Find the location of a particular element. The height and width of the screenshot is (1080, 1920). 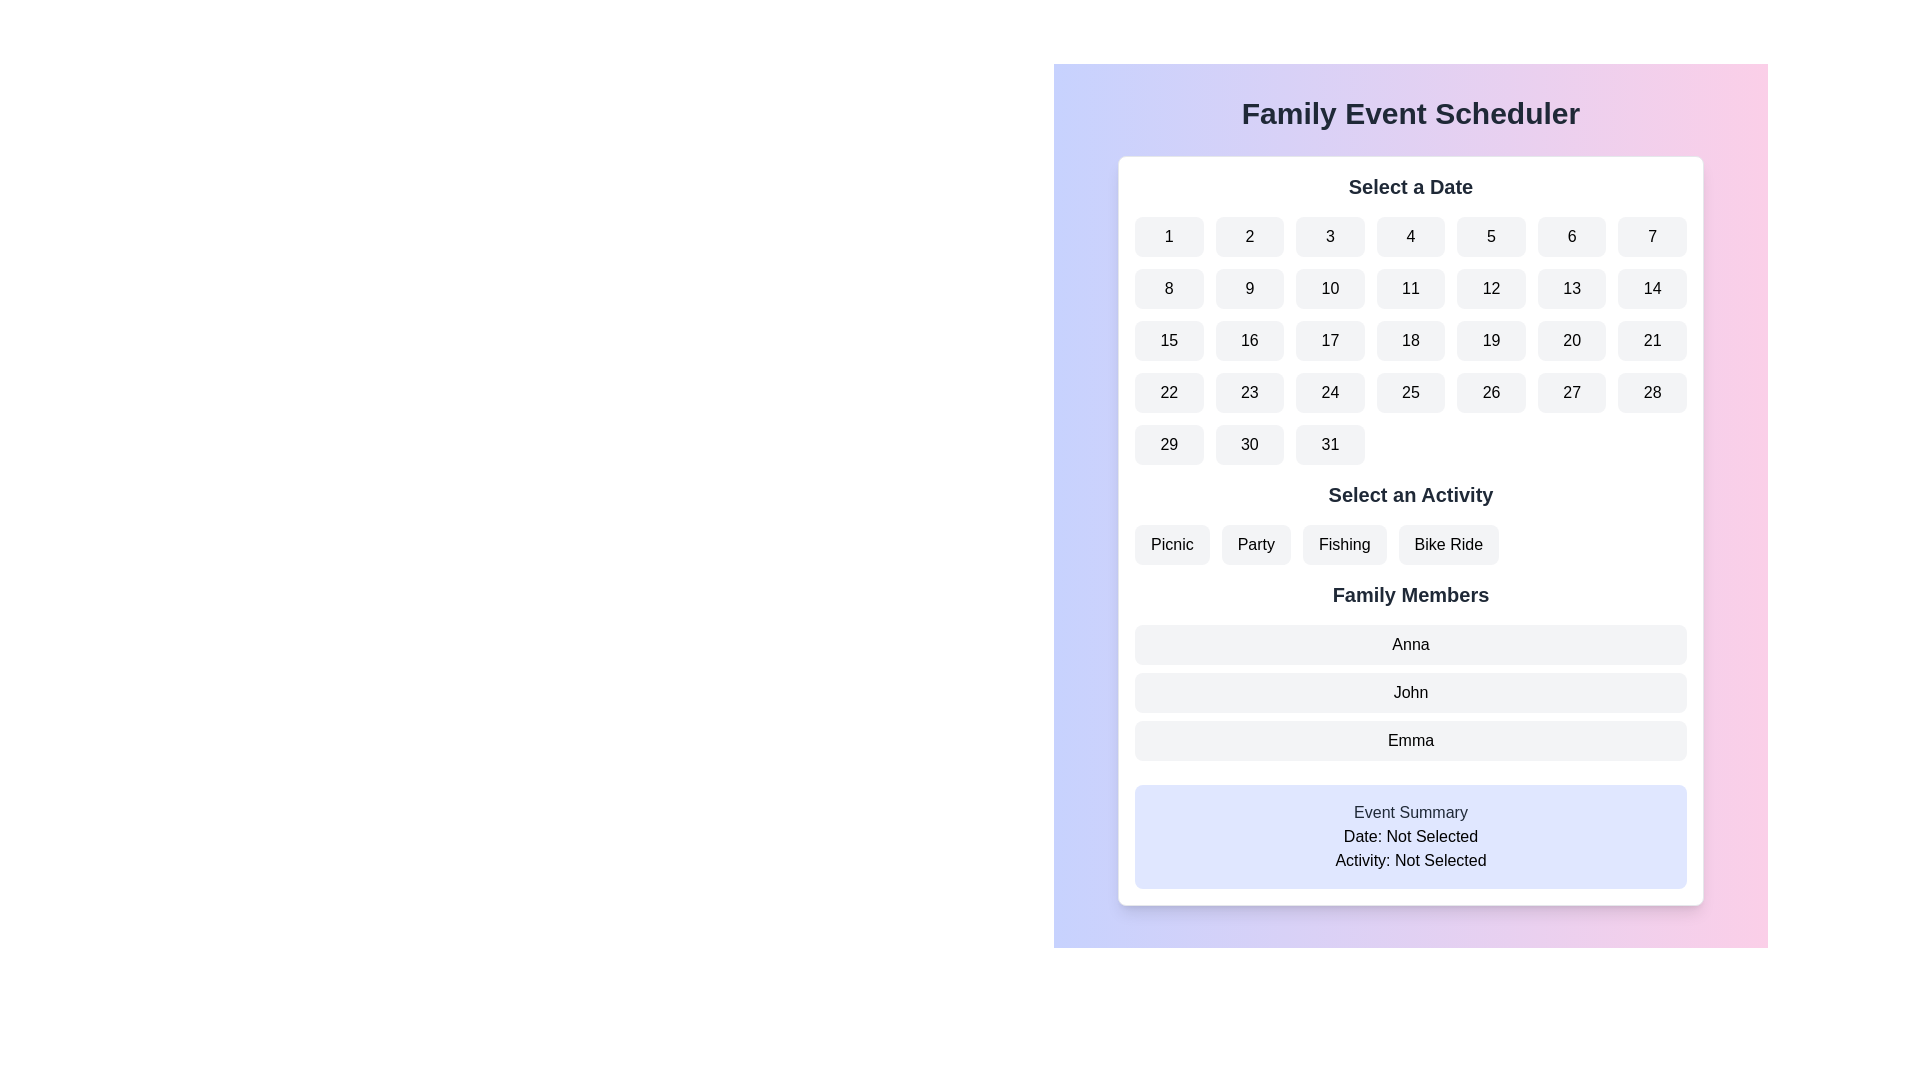

the top-left button in the 'Select a Date' section is located at coordinates (1169, 235).